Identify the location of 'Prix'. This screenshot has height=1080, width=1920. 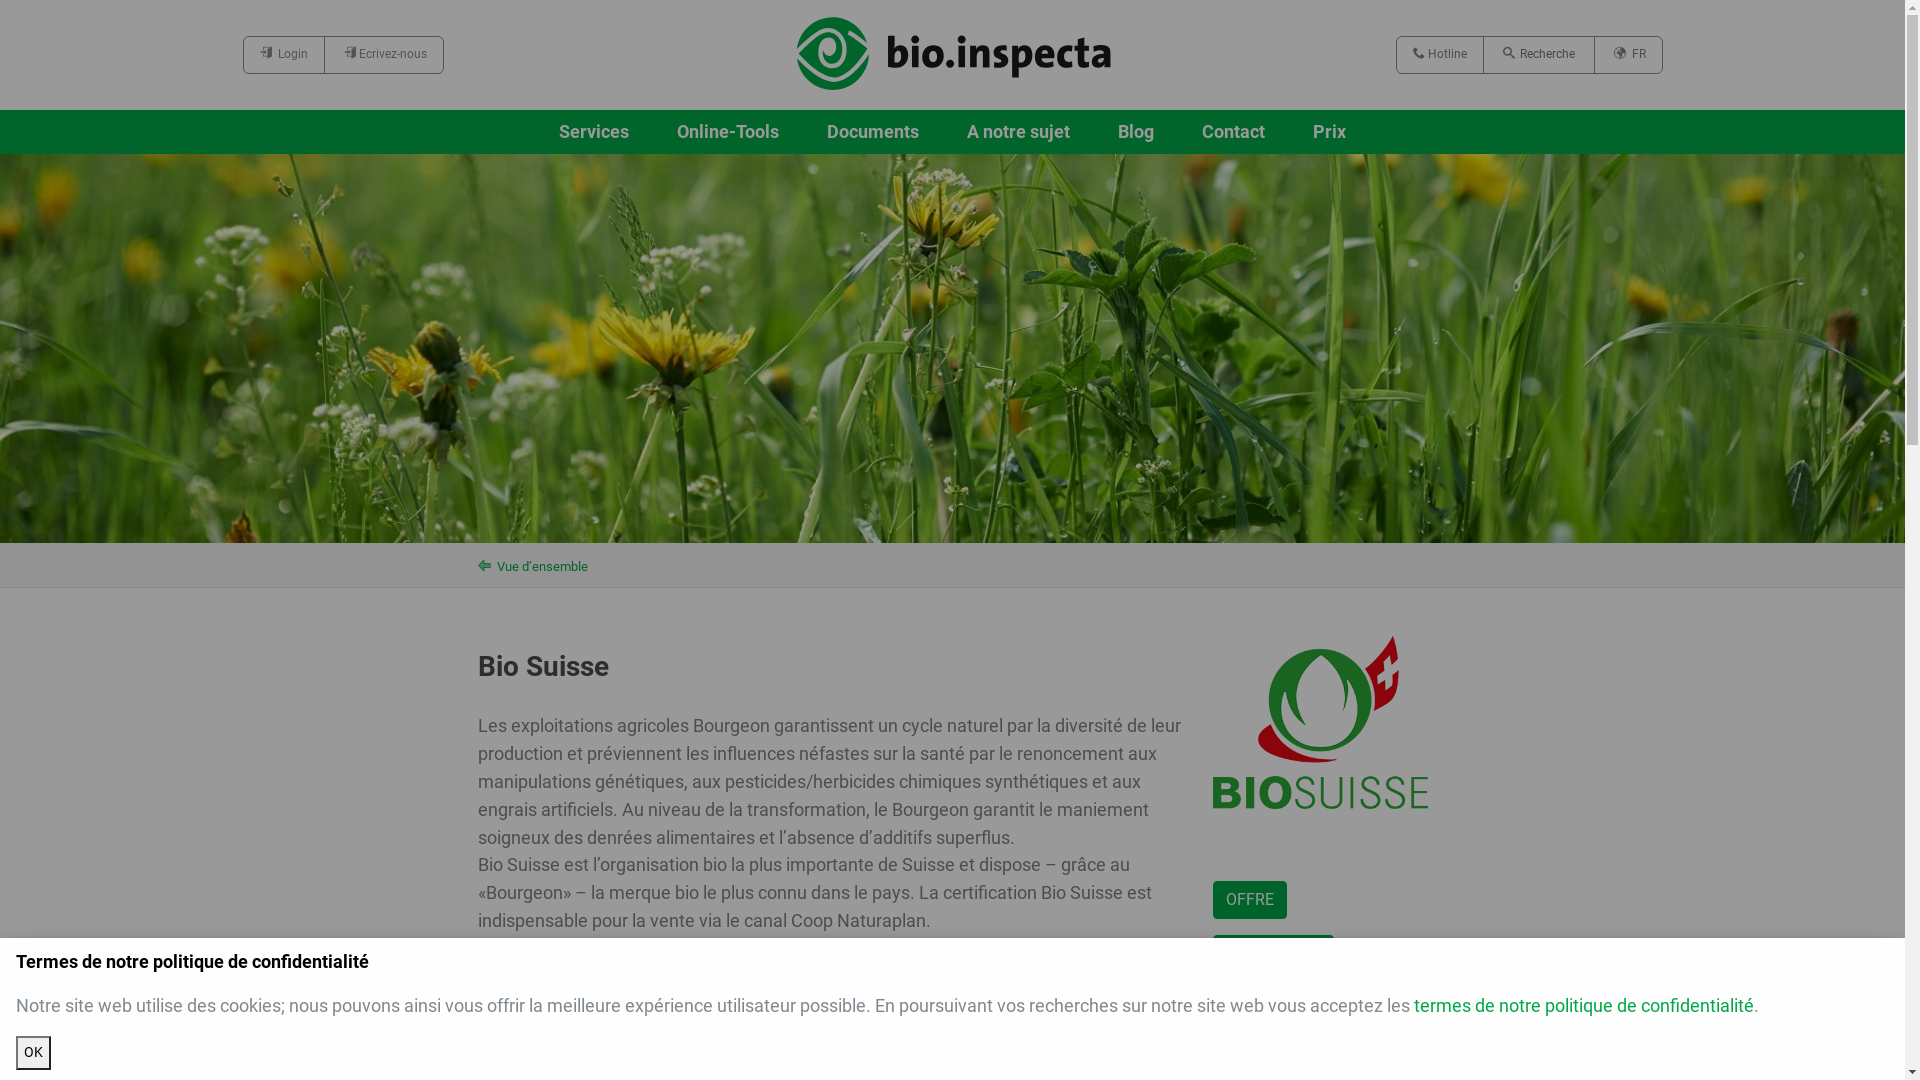
(1313, 131).